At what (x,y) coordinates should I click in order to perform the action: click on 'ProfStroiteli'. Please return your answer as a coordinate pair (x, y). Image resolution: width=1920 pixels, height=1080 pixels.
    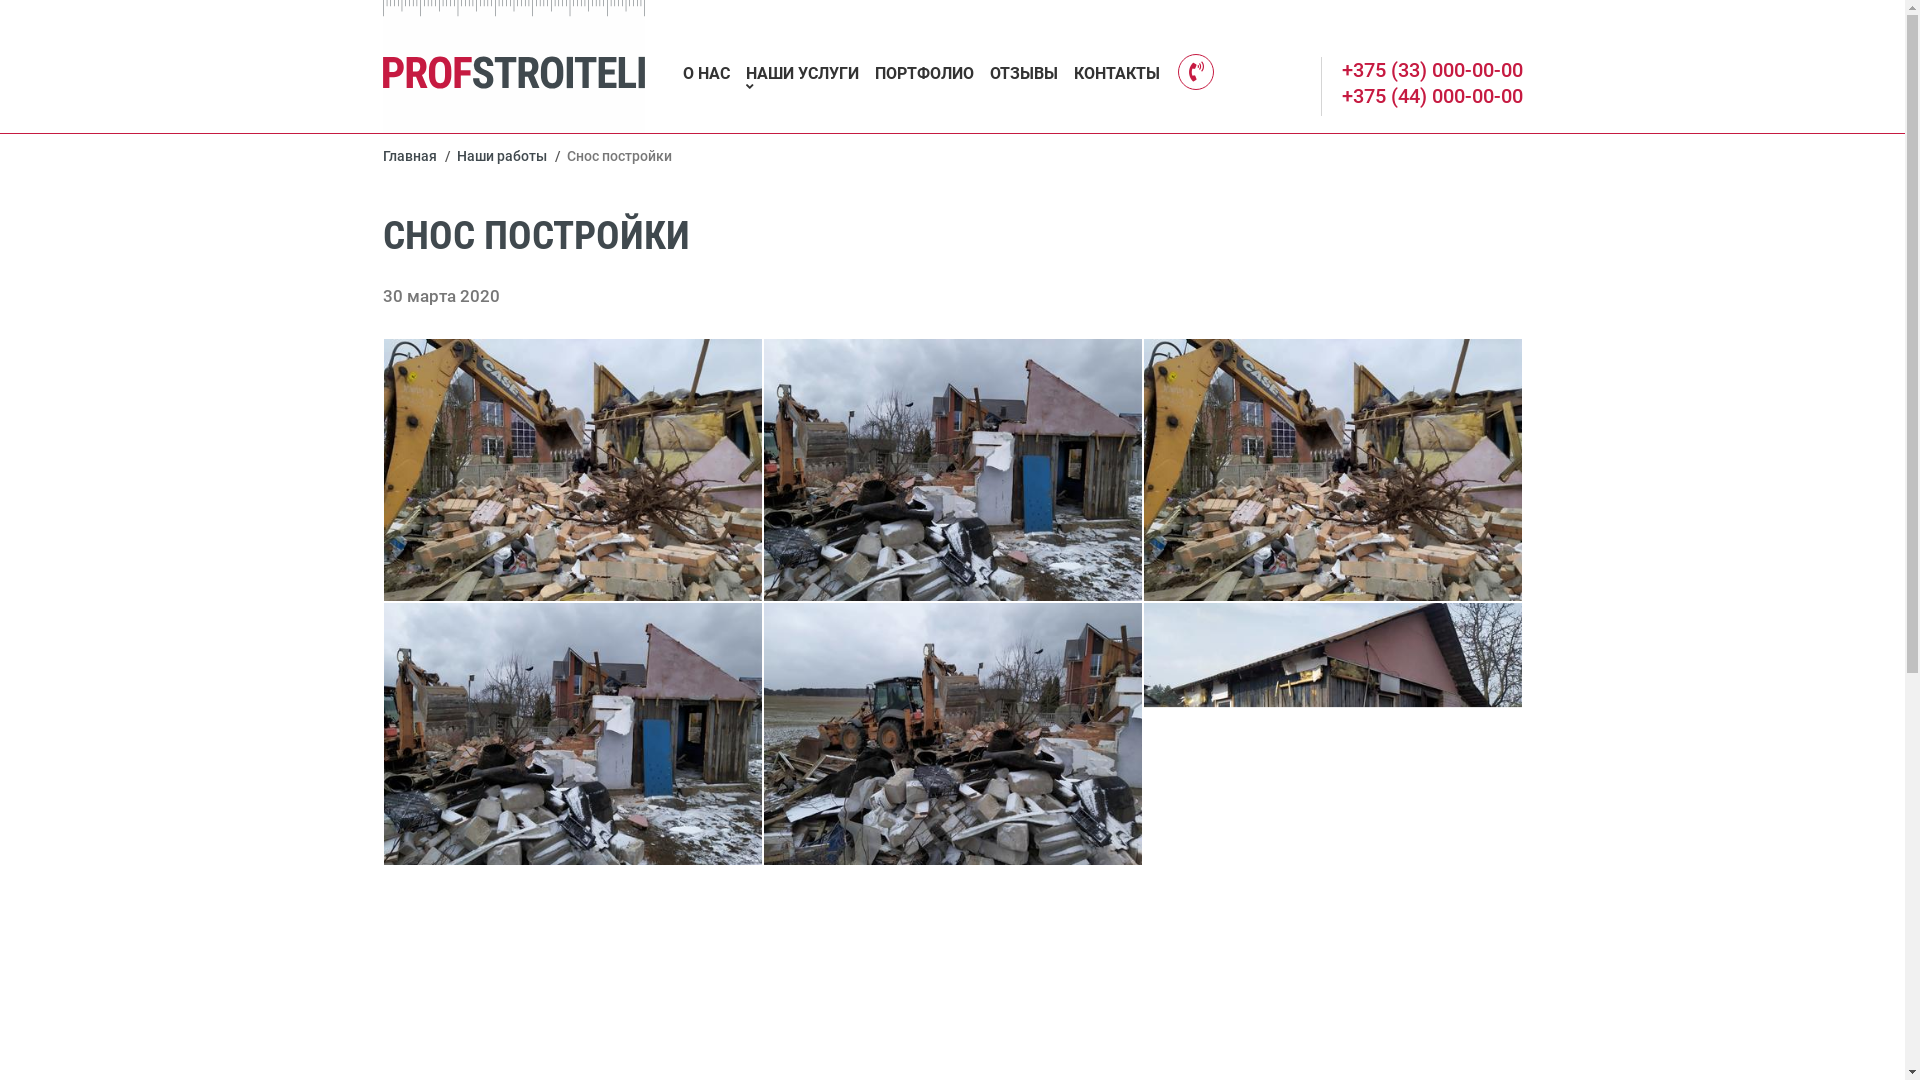
    Looking at the image, I should click on (513, 65).